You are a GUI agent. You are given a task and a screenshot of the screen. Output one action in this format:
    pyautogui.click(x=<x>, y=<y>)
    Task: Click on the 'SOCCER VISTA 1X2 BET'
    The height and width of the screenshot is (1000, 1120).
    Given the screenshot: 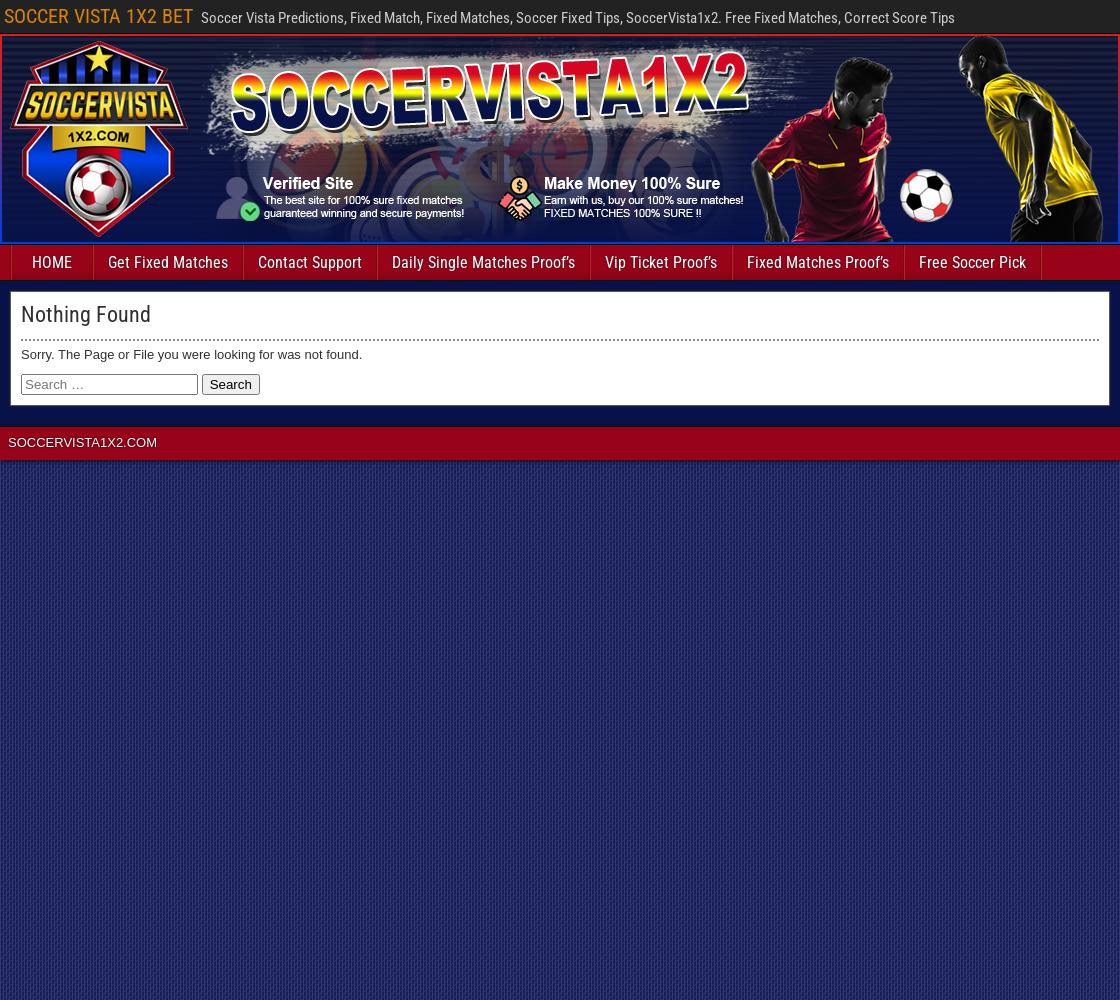 What is the action you would take?
    pyautogui.click(x=98, y=16)
    